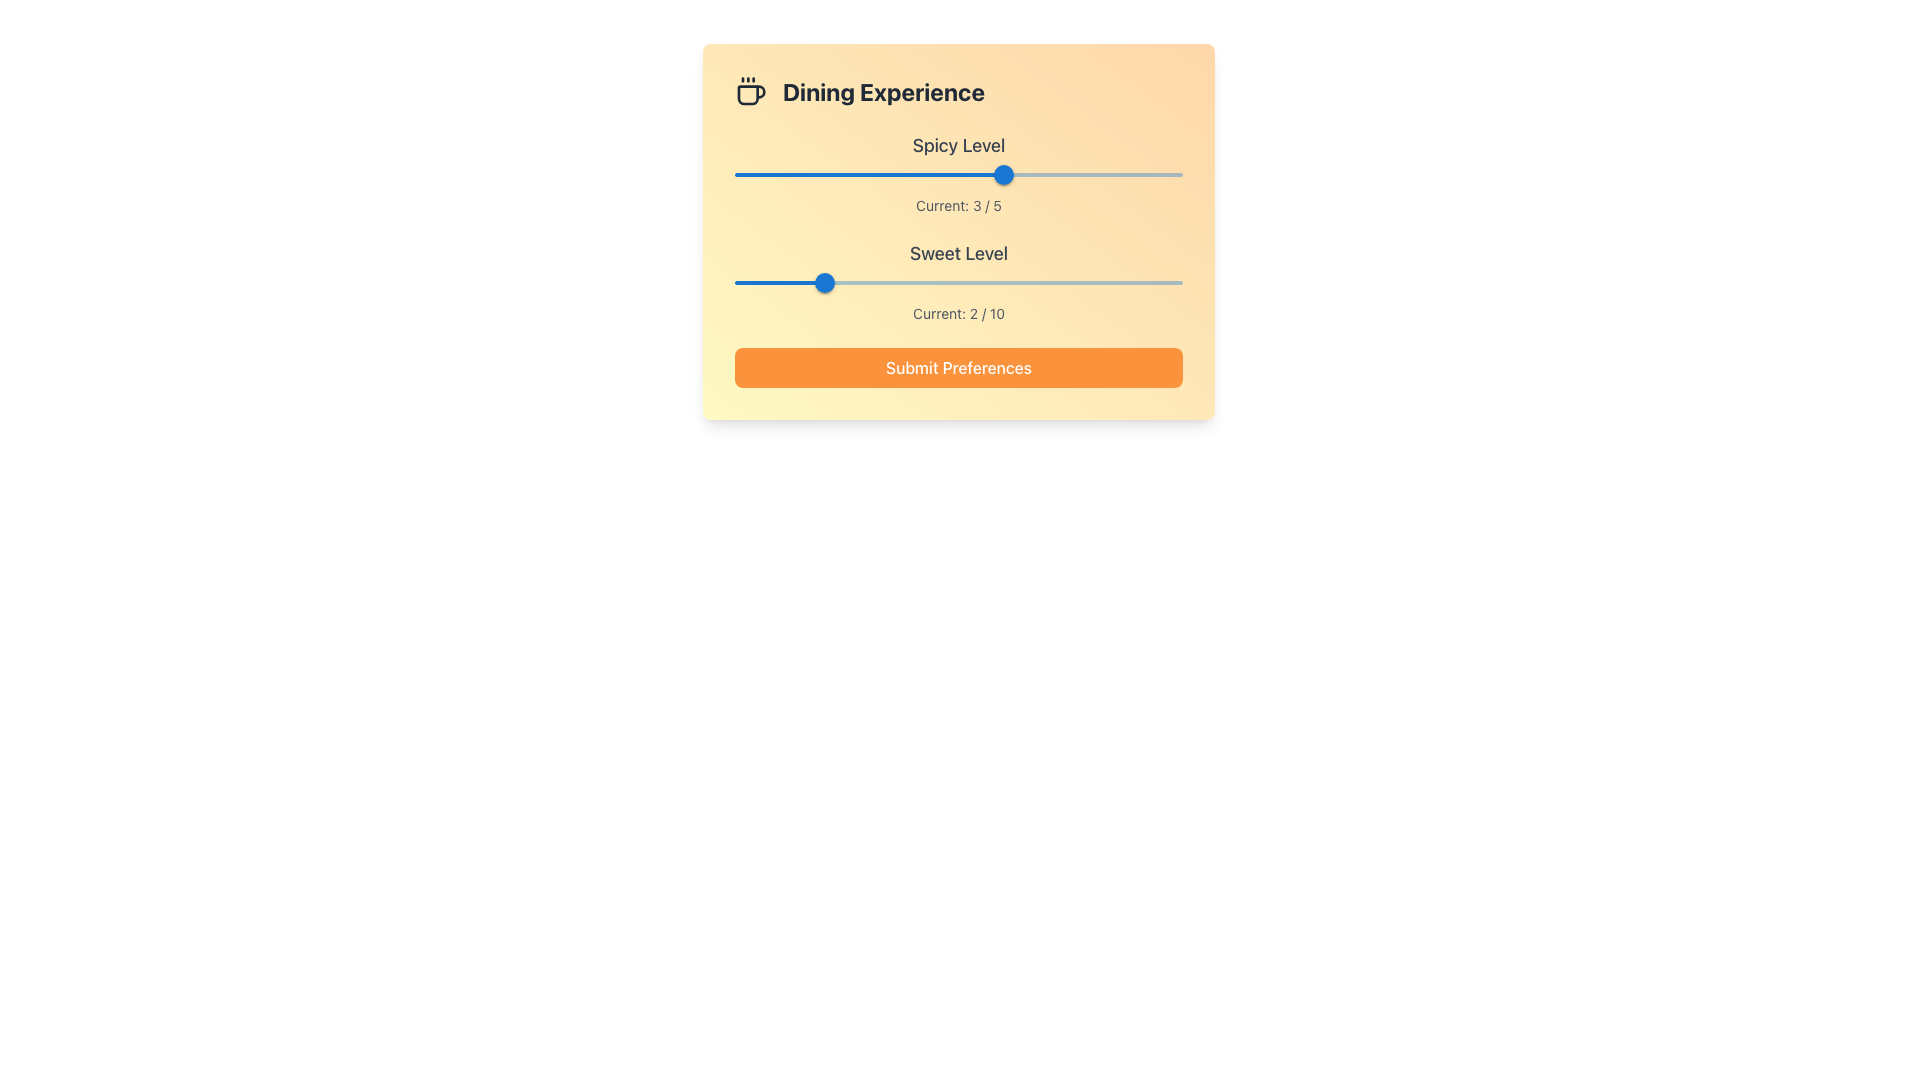 Image resolution: width=1920 pixels, height=1080 pixels. I want to click on the spicy level, so click(733, 173).